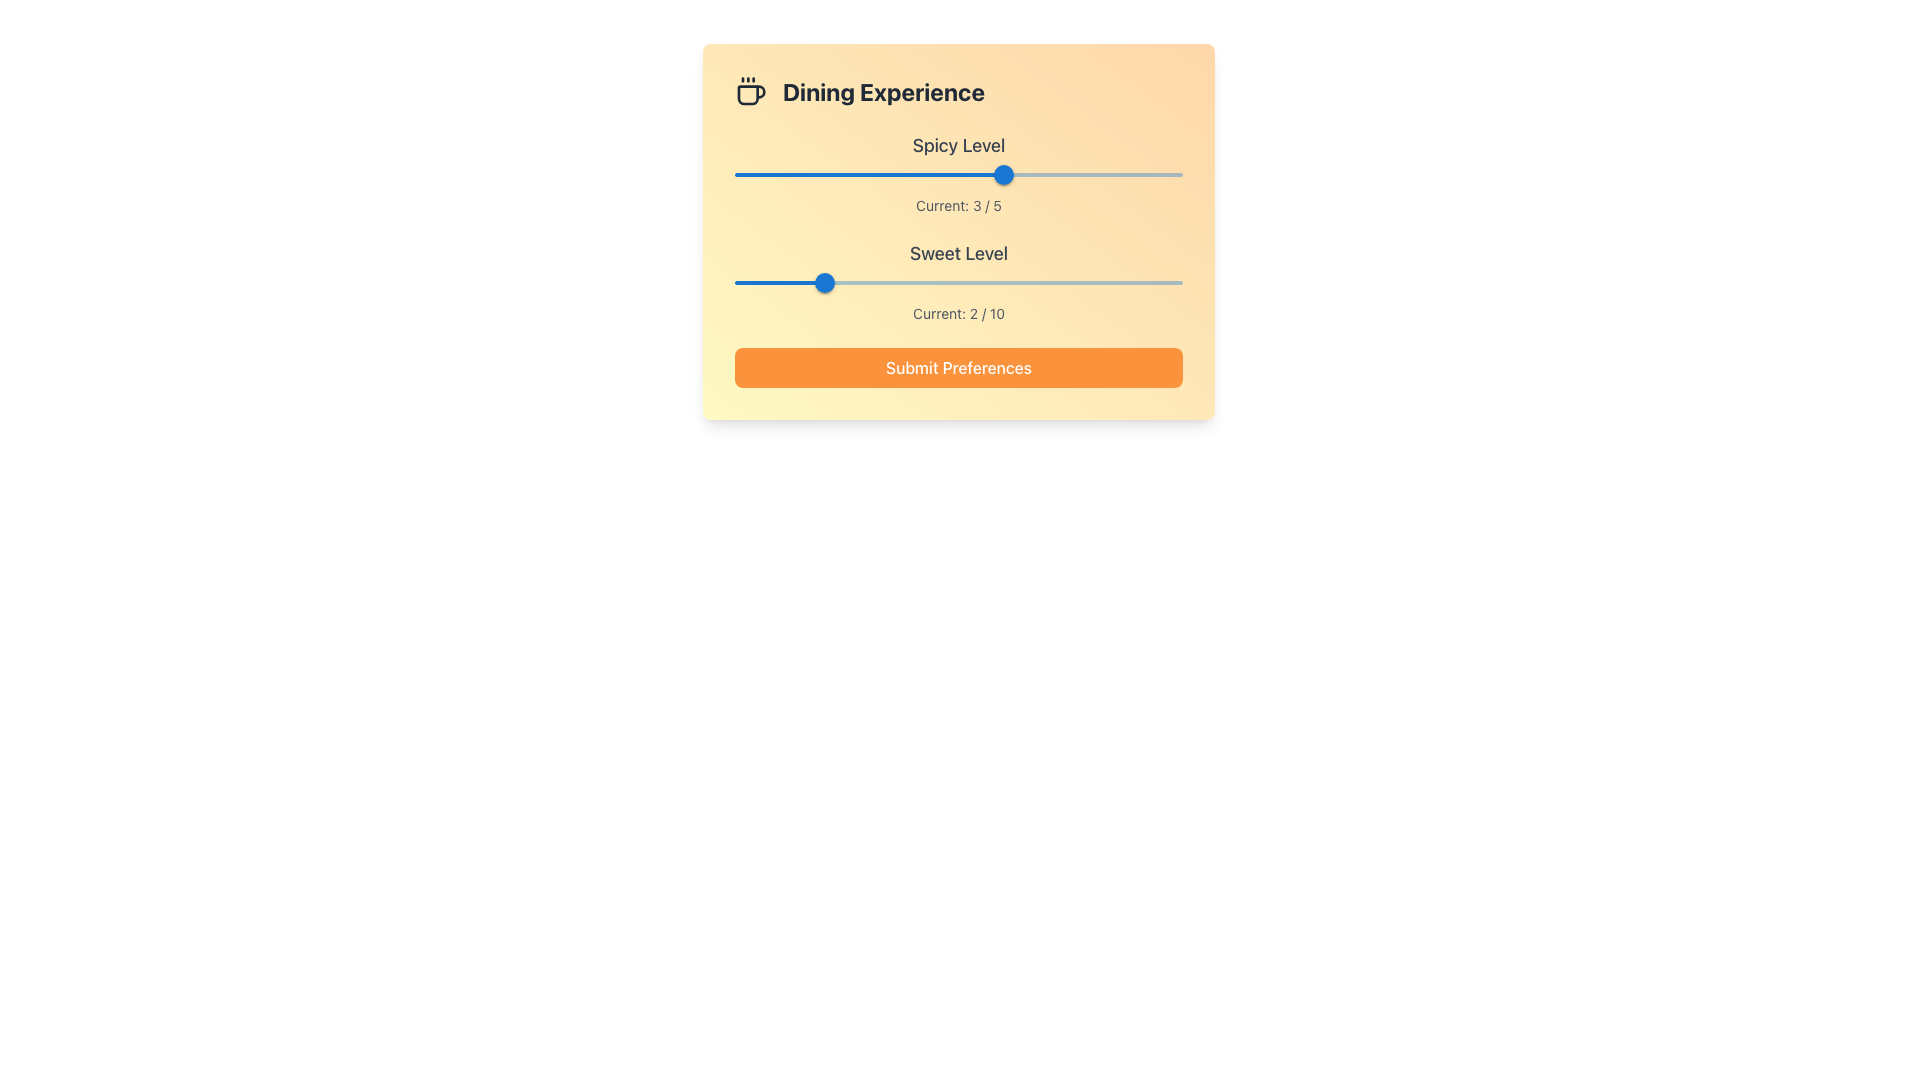 Image resolution: width=1920 pixels, height=1080 pixels. I want to click on the spicy level, so click(733, 173).